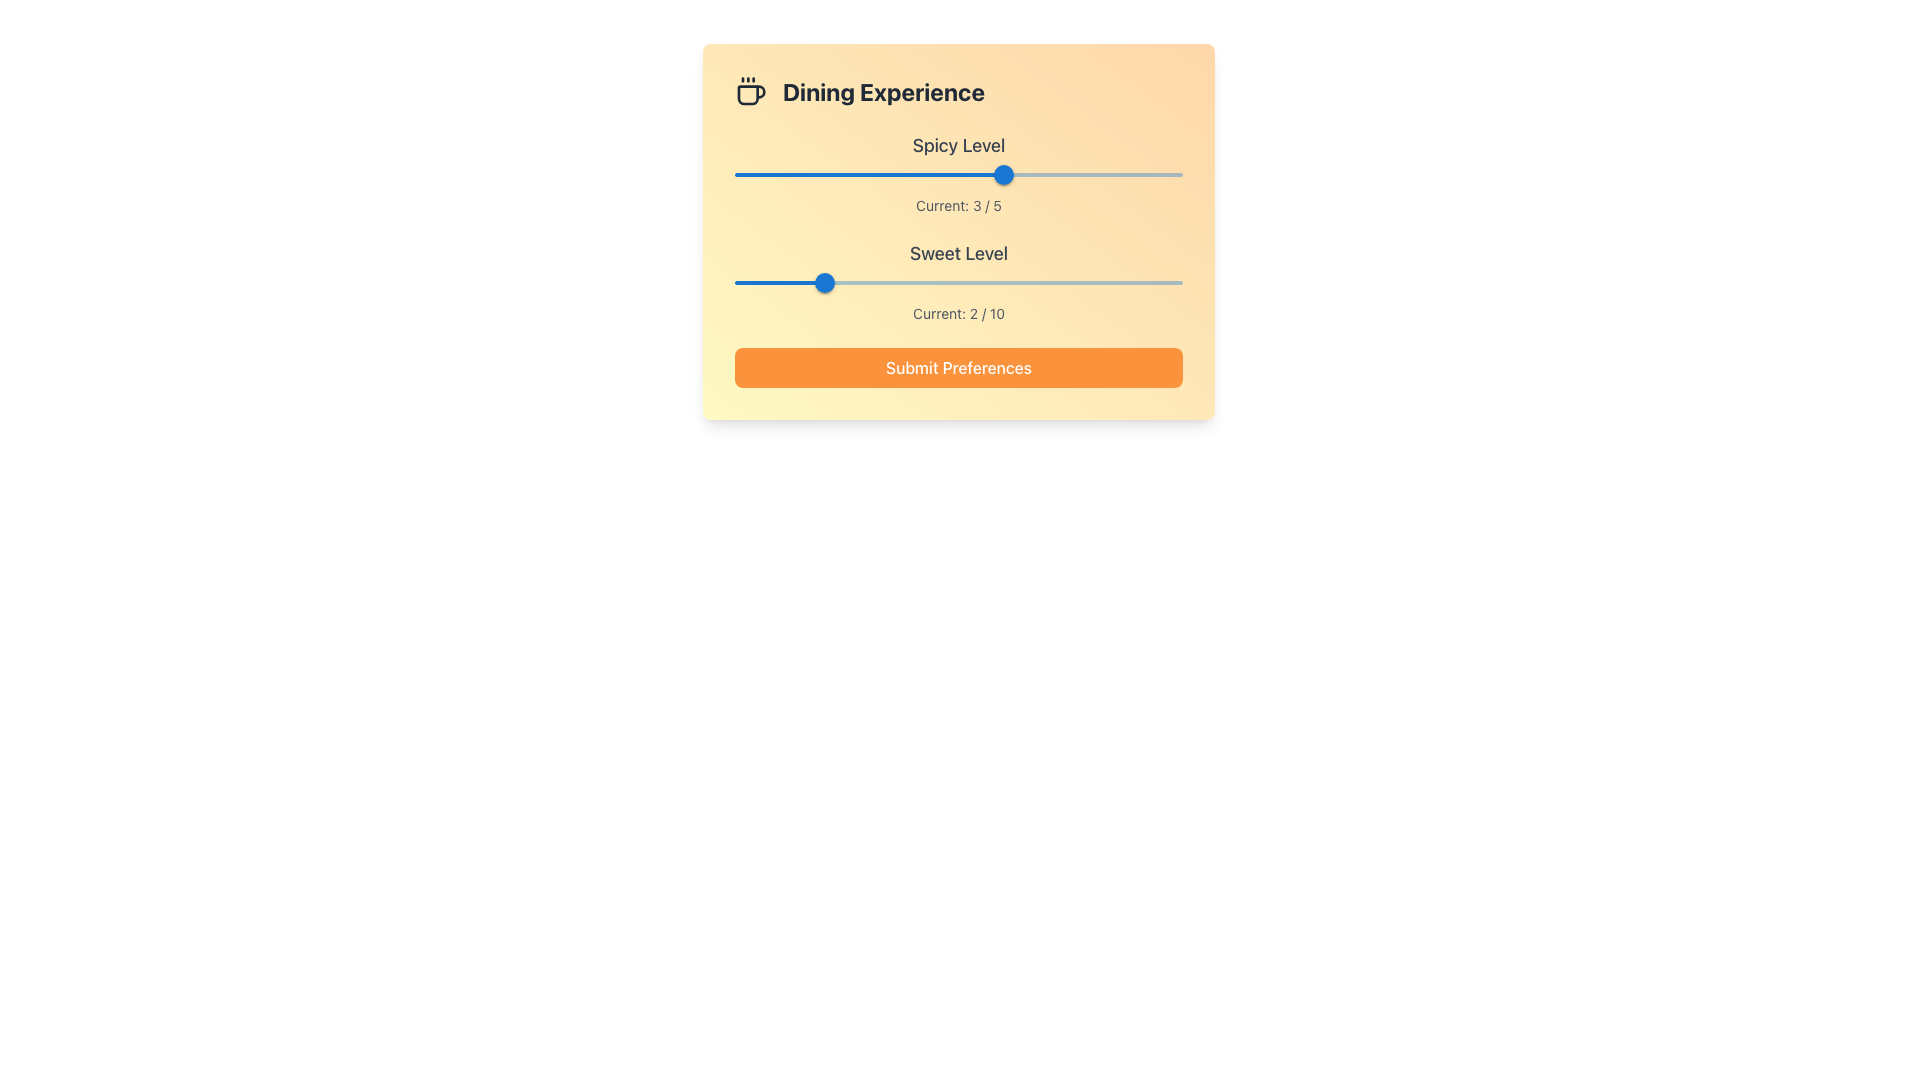 Image resolution: width=1920 pixels, height=1080 pixels. I want to click on the spicy level, so click(733, 173).